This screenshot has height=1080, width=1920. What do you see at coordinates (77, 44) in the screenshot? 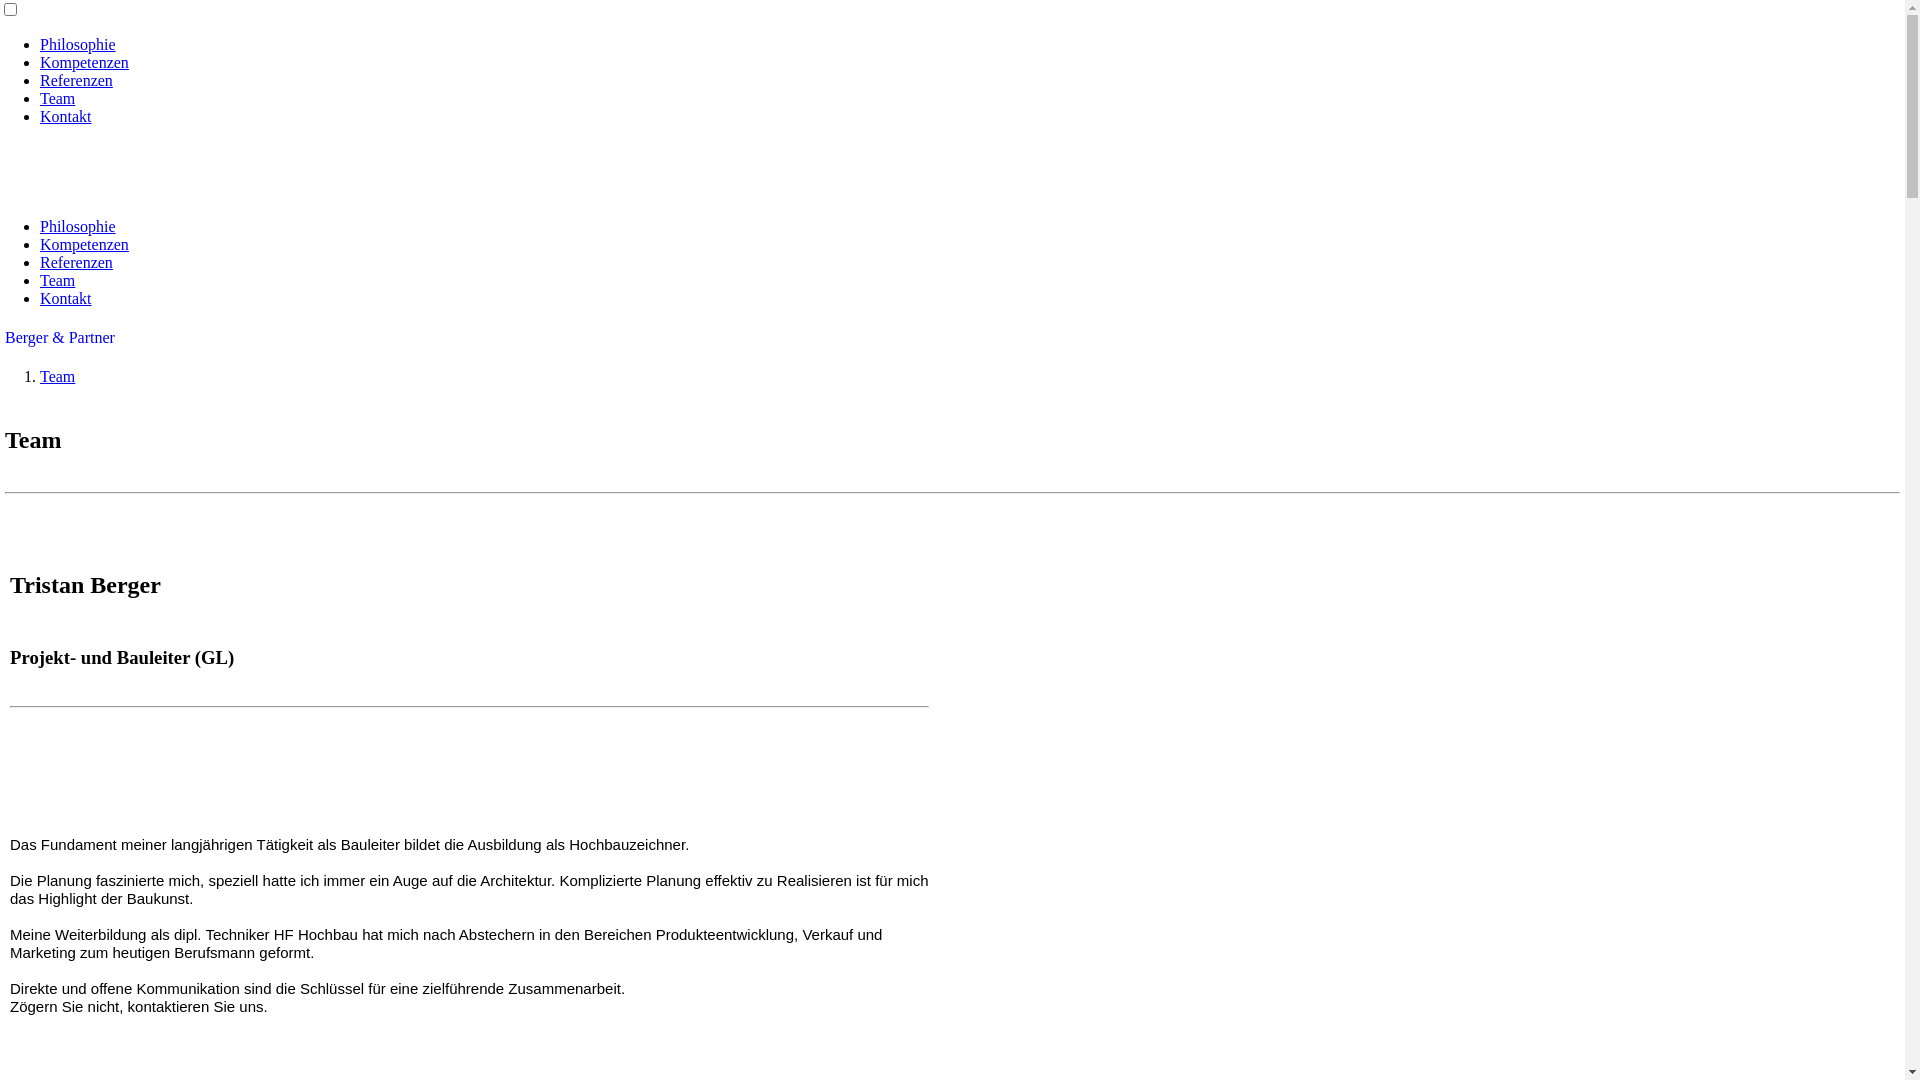
I see `'Philosophie'` at bounding box center [77, 44].